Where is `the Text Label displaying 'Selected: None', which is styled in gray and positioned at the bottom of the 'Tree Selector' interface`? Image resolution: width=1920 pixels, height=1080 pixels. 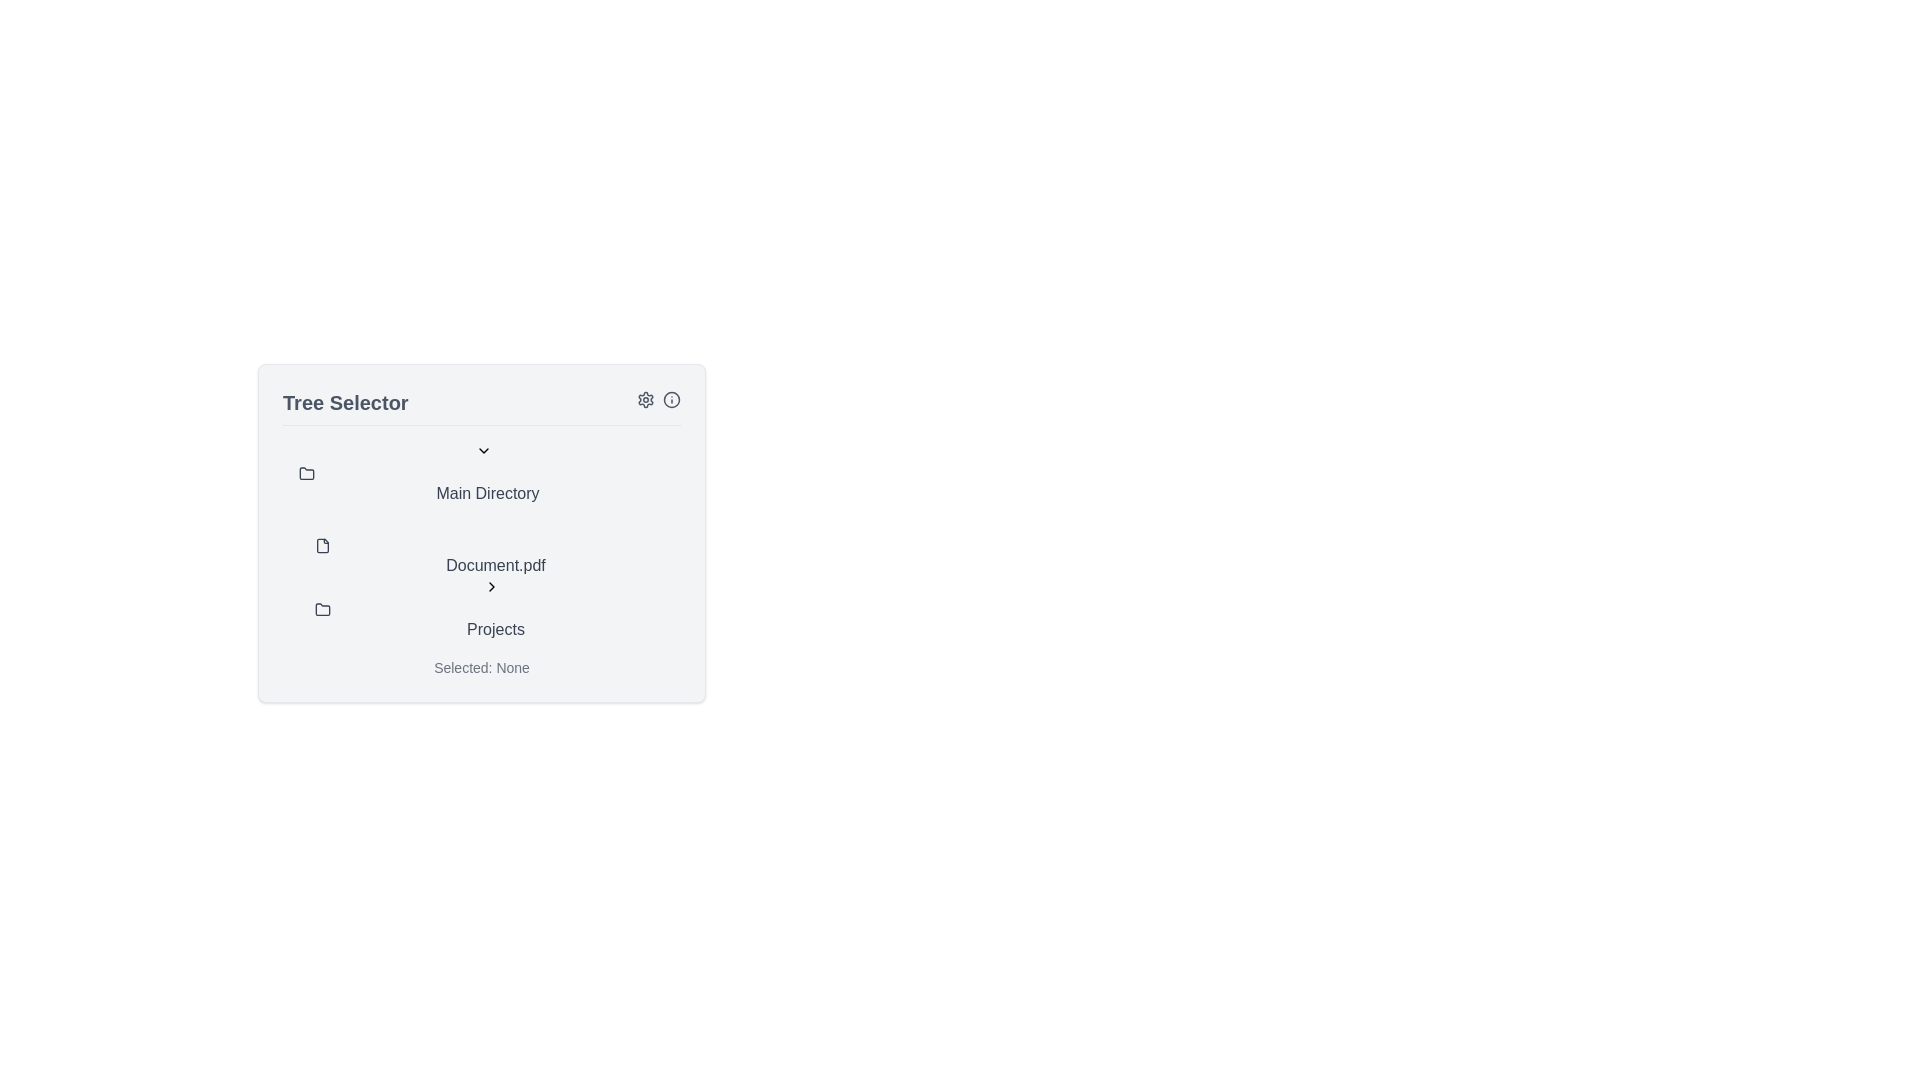 the Text Label displaying 'Selected: None', which is styled in gray and positioned at the bottom of the 'Tree Selector' interface is located at coordinates (481, 667).